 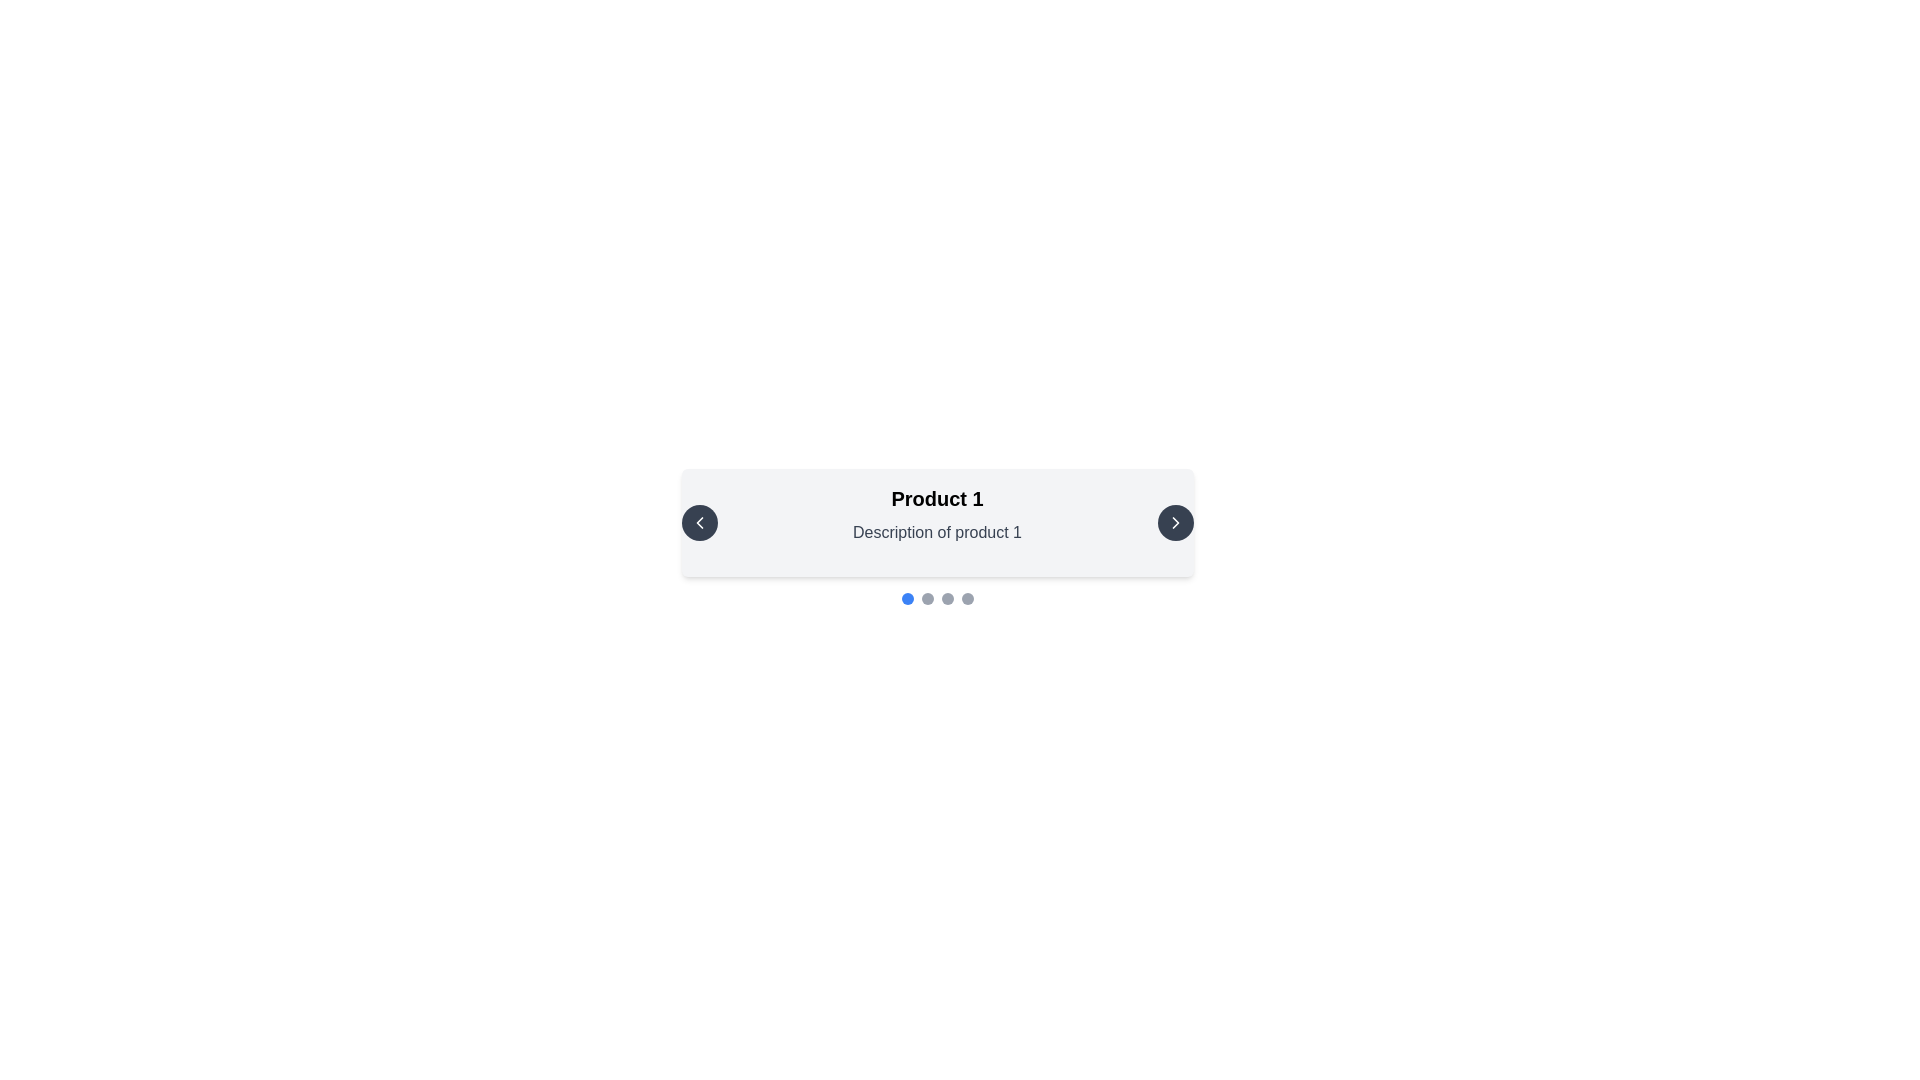 What do you see at coordinates (699, 522) in the screenshot?
I see `the Chevron Arrow icon located within a circular button on the left side of the rectangular card displaying 'Product 1' for visual feedback` at bounding box center [699, 522].